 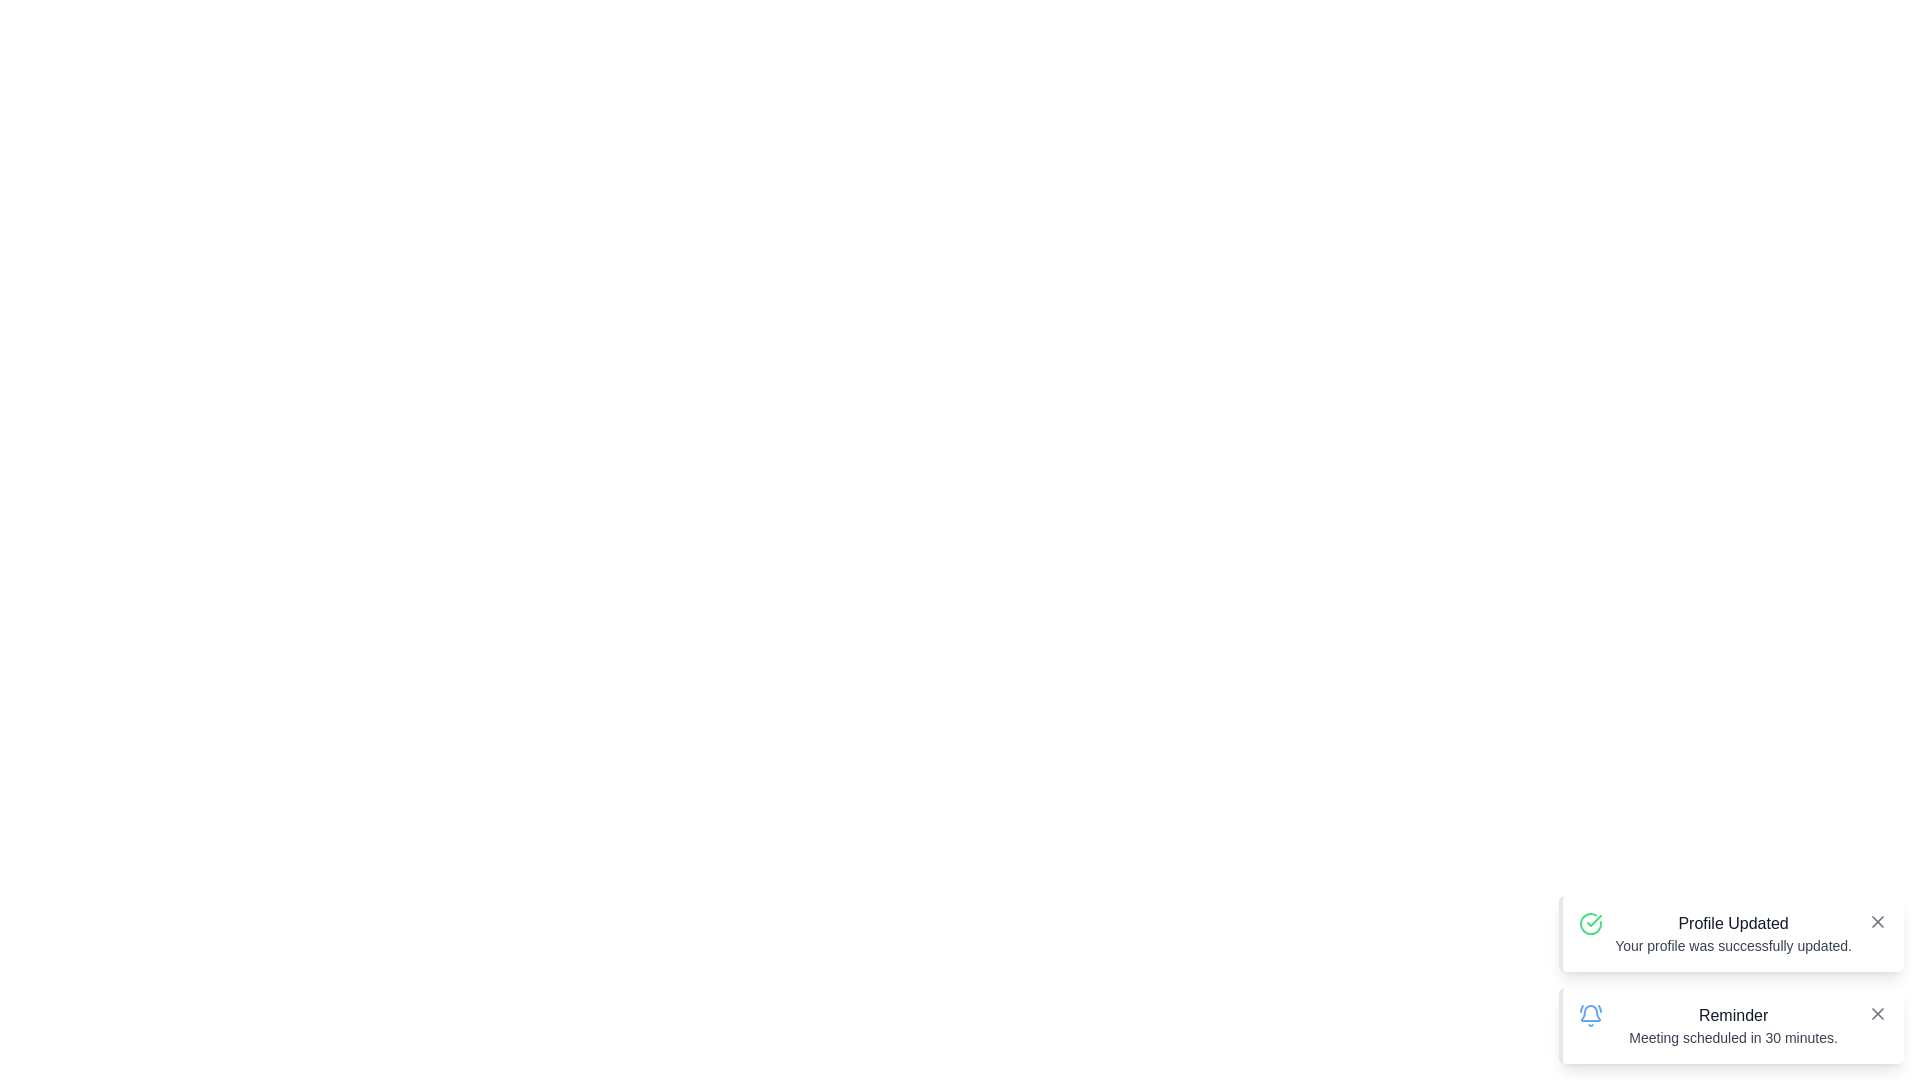 What do you see at coordinates (1590, 1015) in the screenshot?
I see `the blue outlined bell-shaped icon located at the top-left corner of the 'Reminder' notification, adjacent to the label text` at bounding box center [1590, 1015].